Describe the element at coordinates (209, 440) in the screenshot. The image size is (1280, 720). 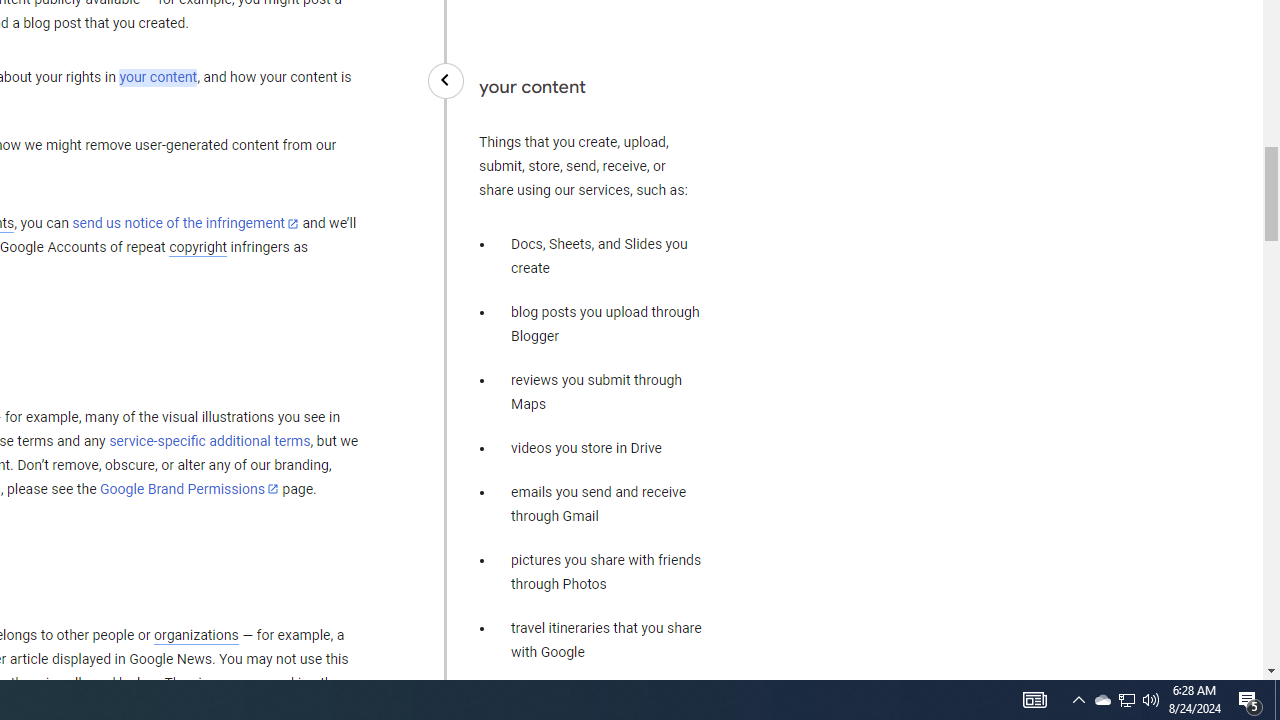
I see `'service-specific additional terms'` at that location.